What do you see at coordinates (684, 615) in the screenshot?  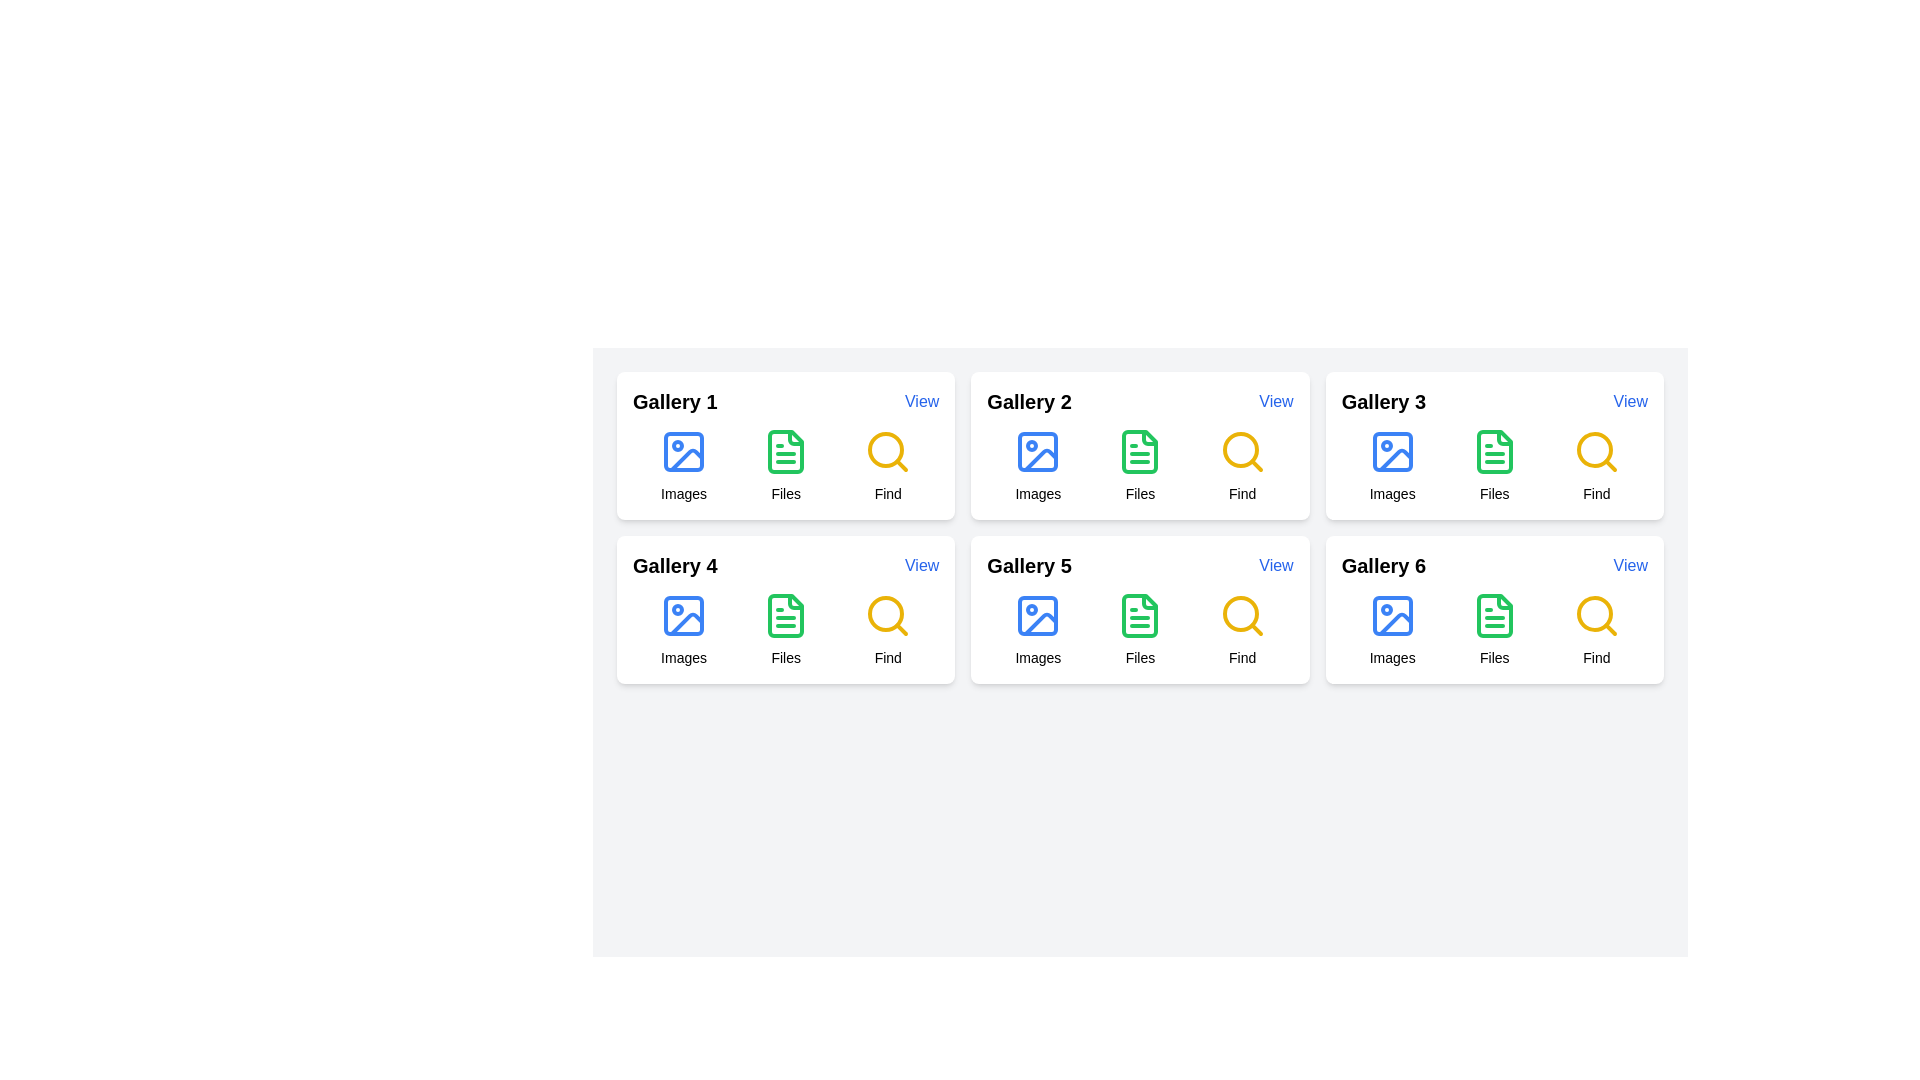 I see `the SVG rectangle shape that serves as a structural background for the 'Gallery 4' icon located in the first row of the second column` at bounding box center [684, 615].